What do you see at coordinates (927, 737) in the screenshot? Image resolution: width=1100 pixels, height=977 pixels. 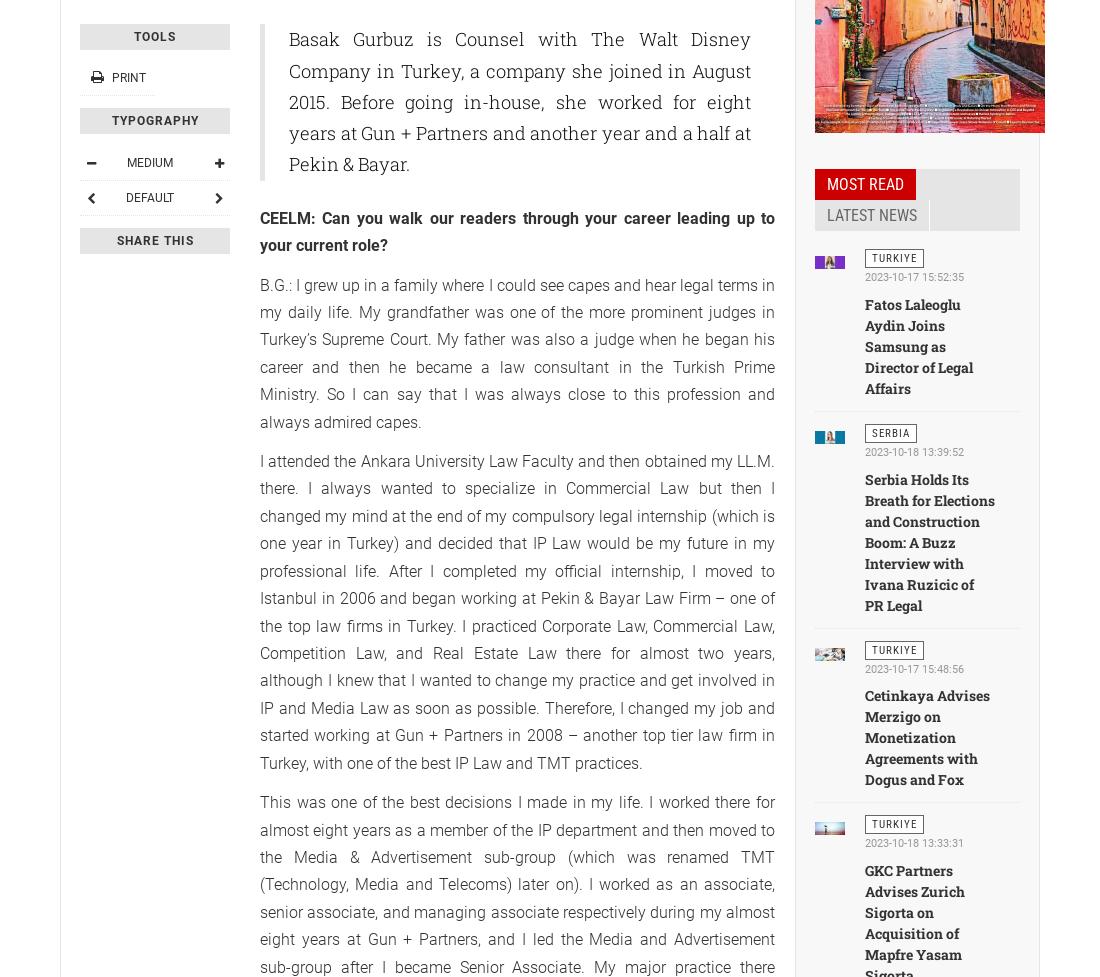 I see `'Cetinkaya Advises Merzigo on Monetization Agreements with Dogus and Fox'` at bounding box center [927, 737].